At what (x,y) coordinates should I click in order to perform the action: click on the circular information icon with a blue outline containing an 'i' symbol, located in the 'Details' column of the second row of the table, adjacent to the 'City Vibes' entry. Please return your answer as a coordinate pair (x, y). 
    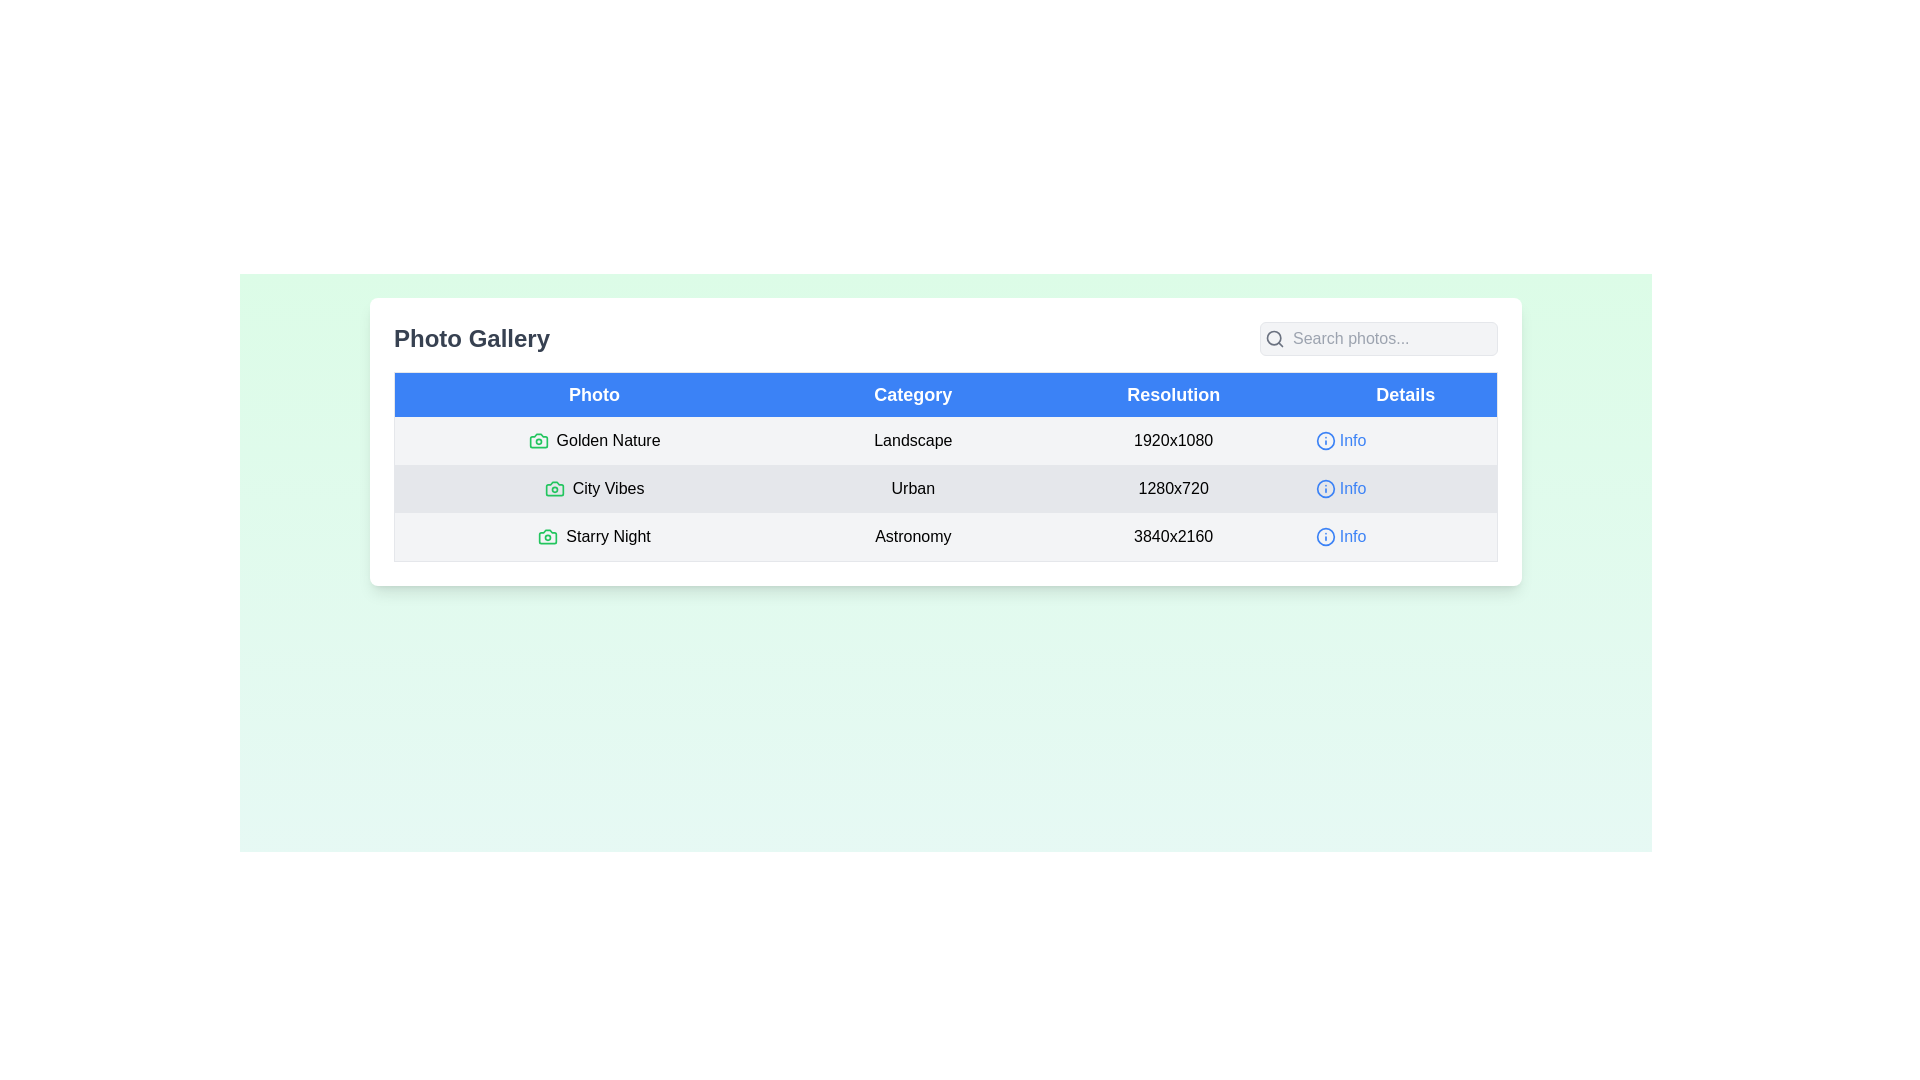
    Looking at the image, I should click on (1325, 489).